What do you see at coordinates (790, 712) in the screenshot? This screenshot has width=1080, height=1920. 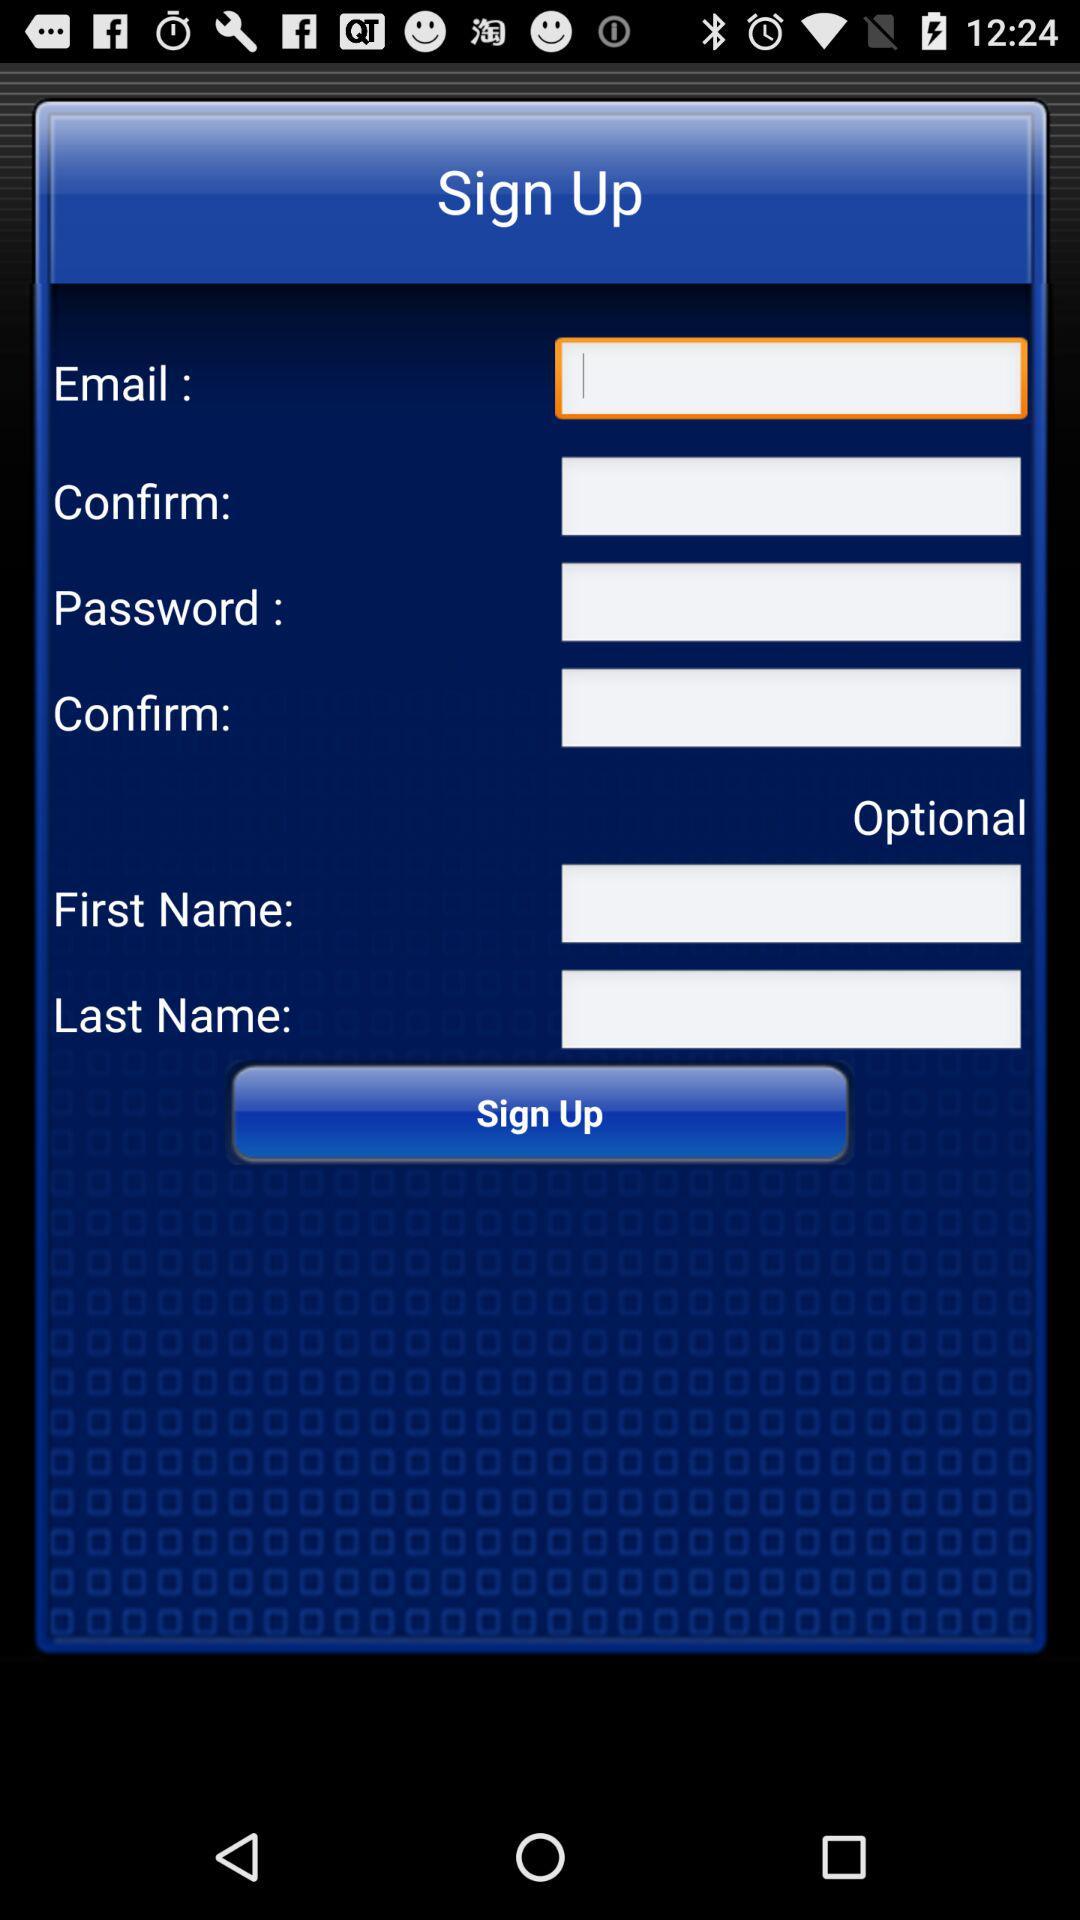 I see `password field` at bounding box center [790, 712].